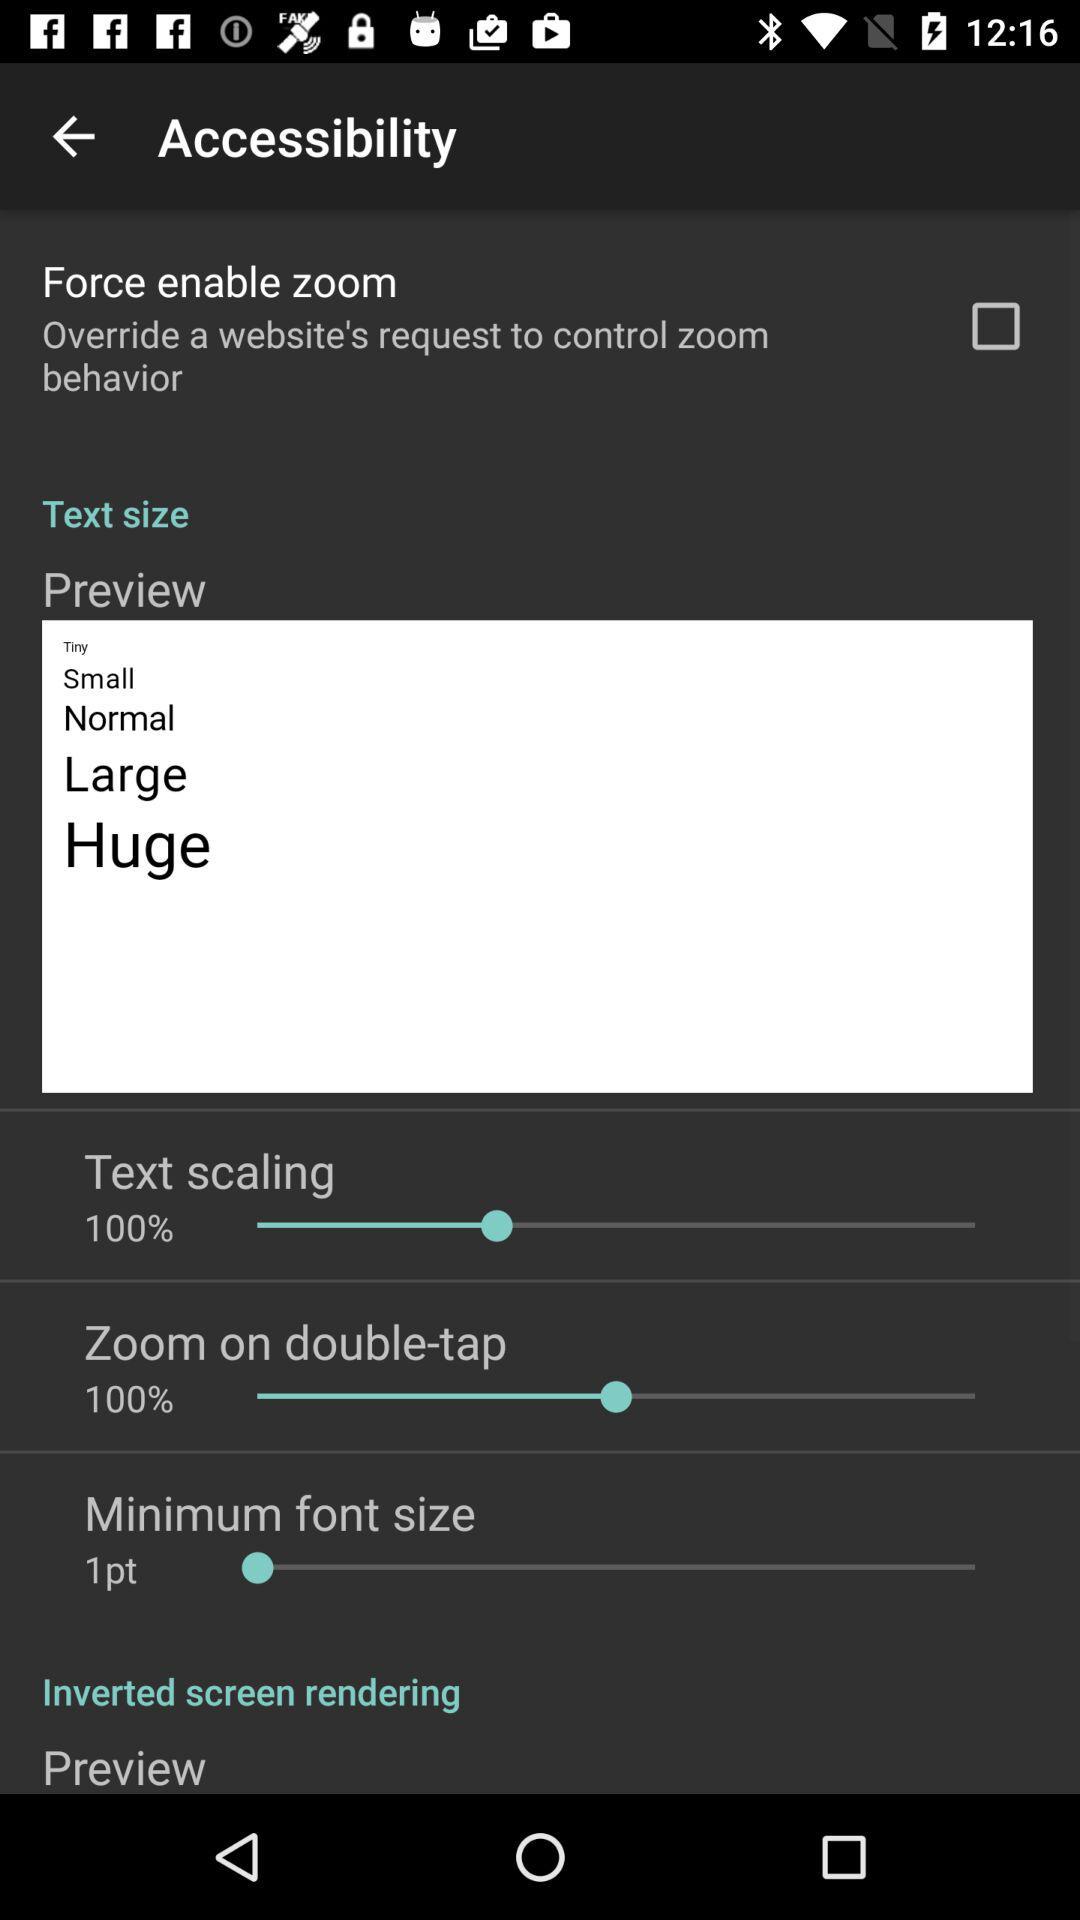  I want to click on item to the right of the override a website icon, so click(995, 326).